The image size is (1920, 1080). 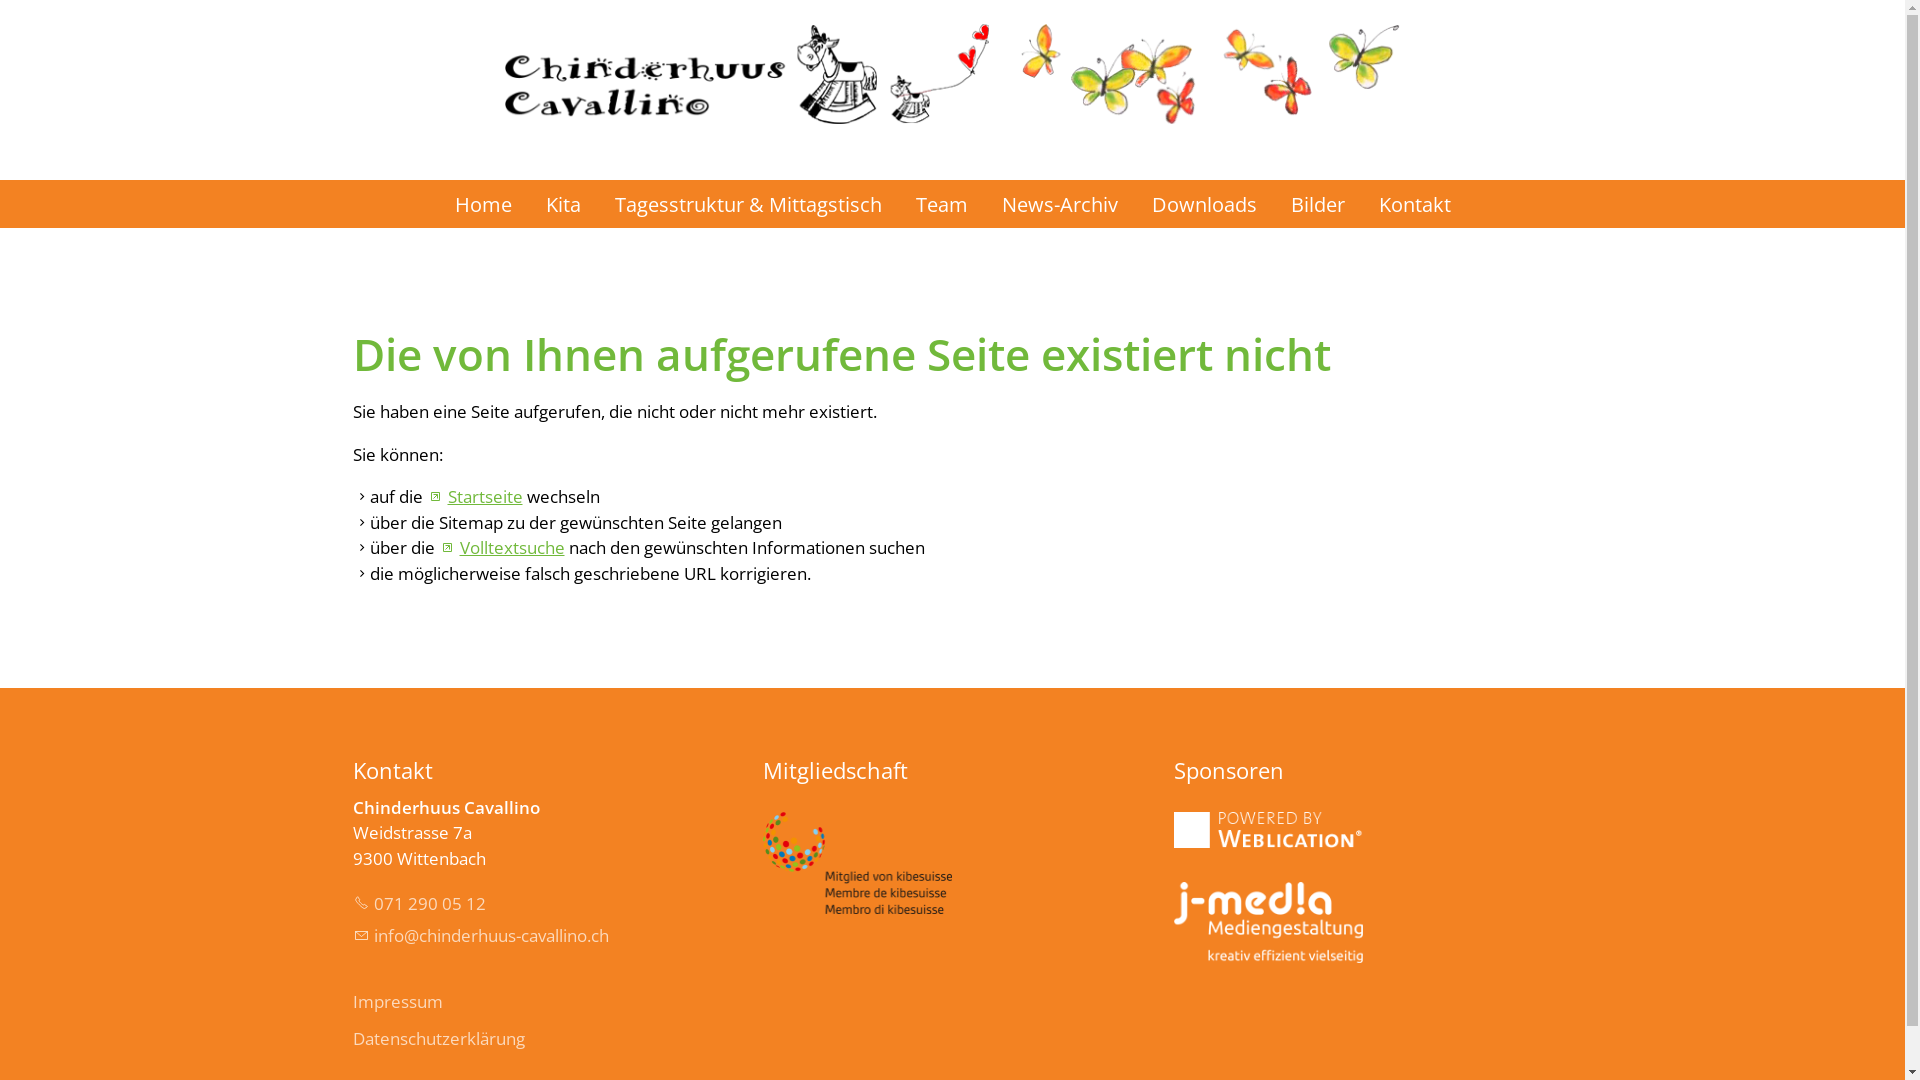 What do you see at coordinates (417, 903) in the screenshot?
I see `'071 290 05 12'` at bounding box center [417, 903].